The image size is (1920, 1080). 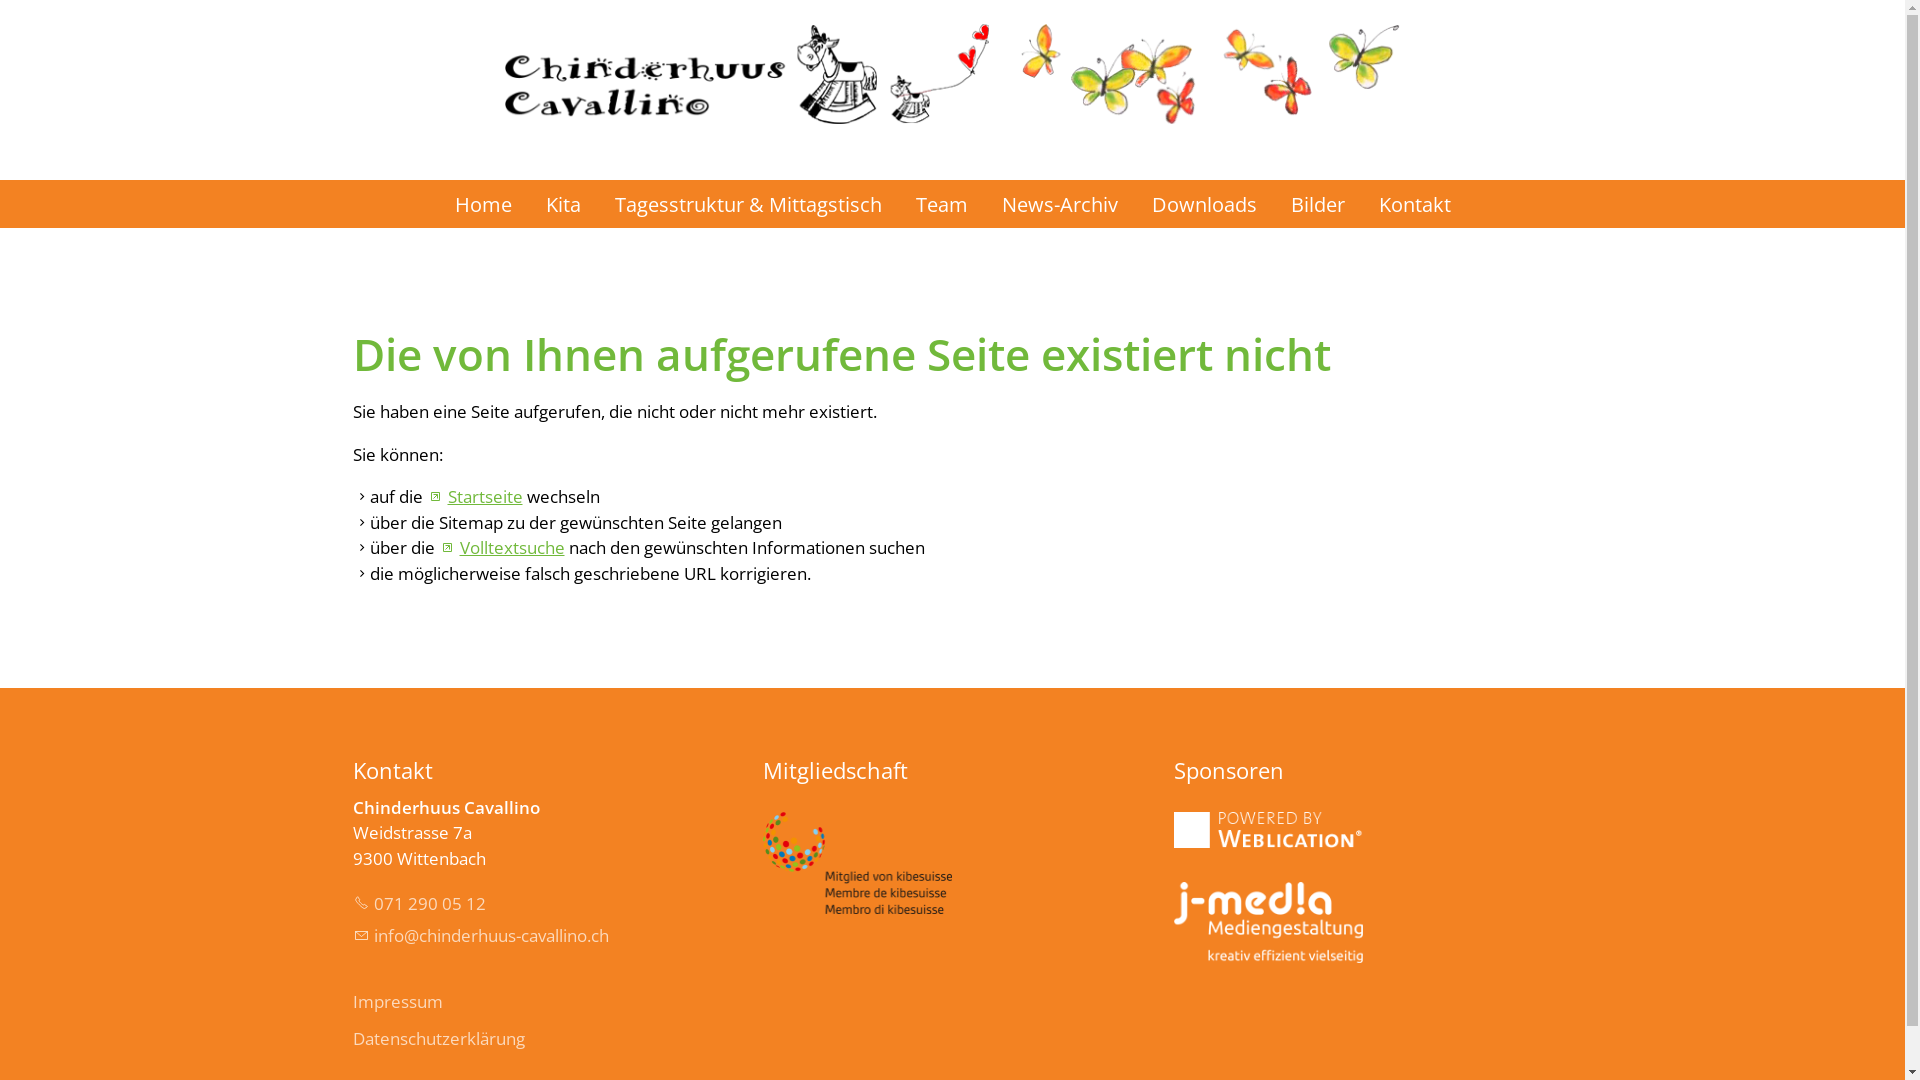 What do you see at coordinates (417, 903) in the screenshot?
I see `'071 290 05 12'` at bounding box center [417, 903].